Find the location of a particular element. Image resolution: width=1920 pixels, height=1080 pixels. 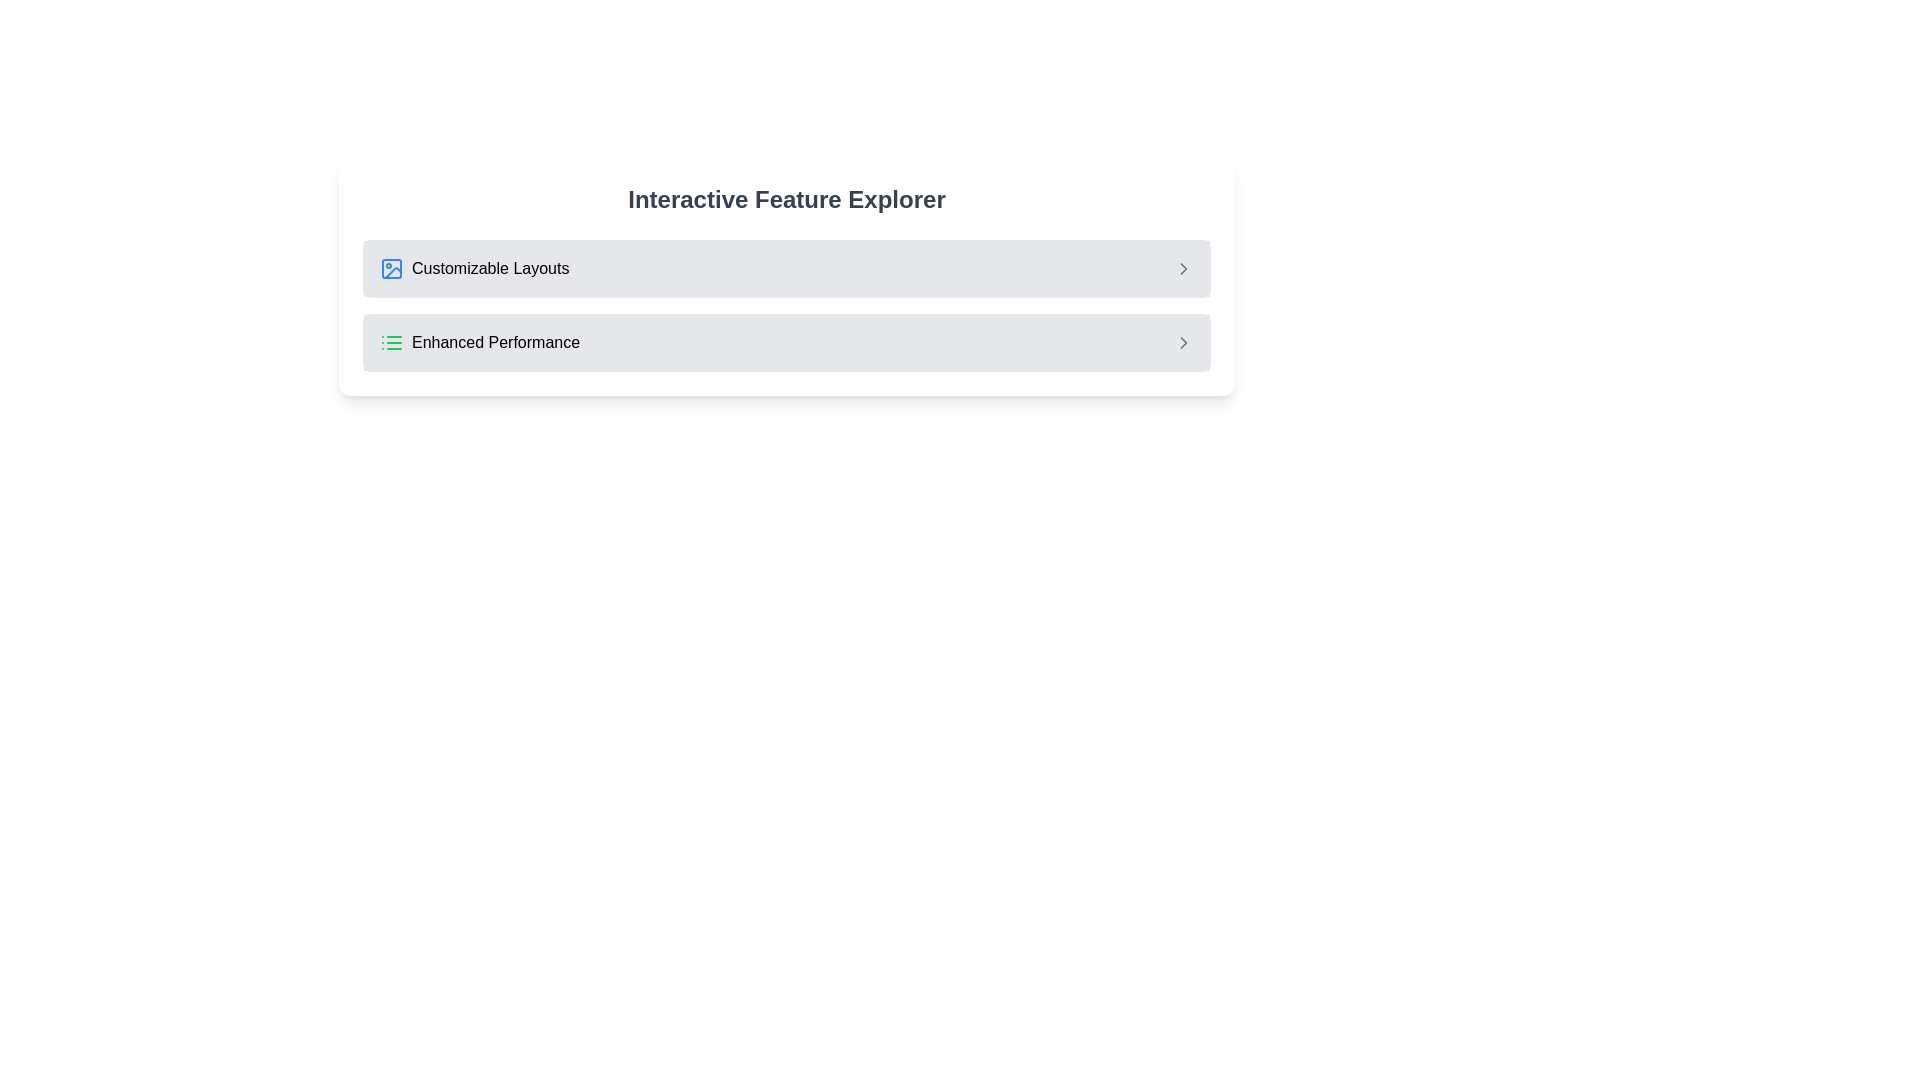

the navigable button labeled 'Enhanced Performance' to change its background color is located at coordinates (786, 342).